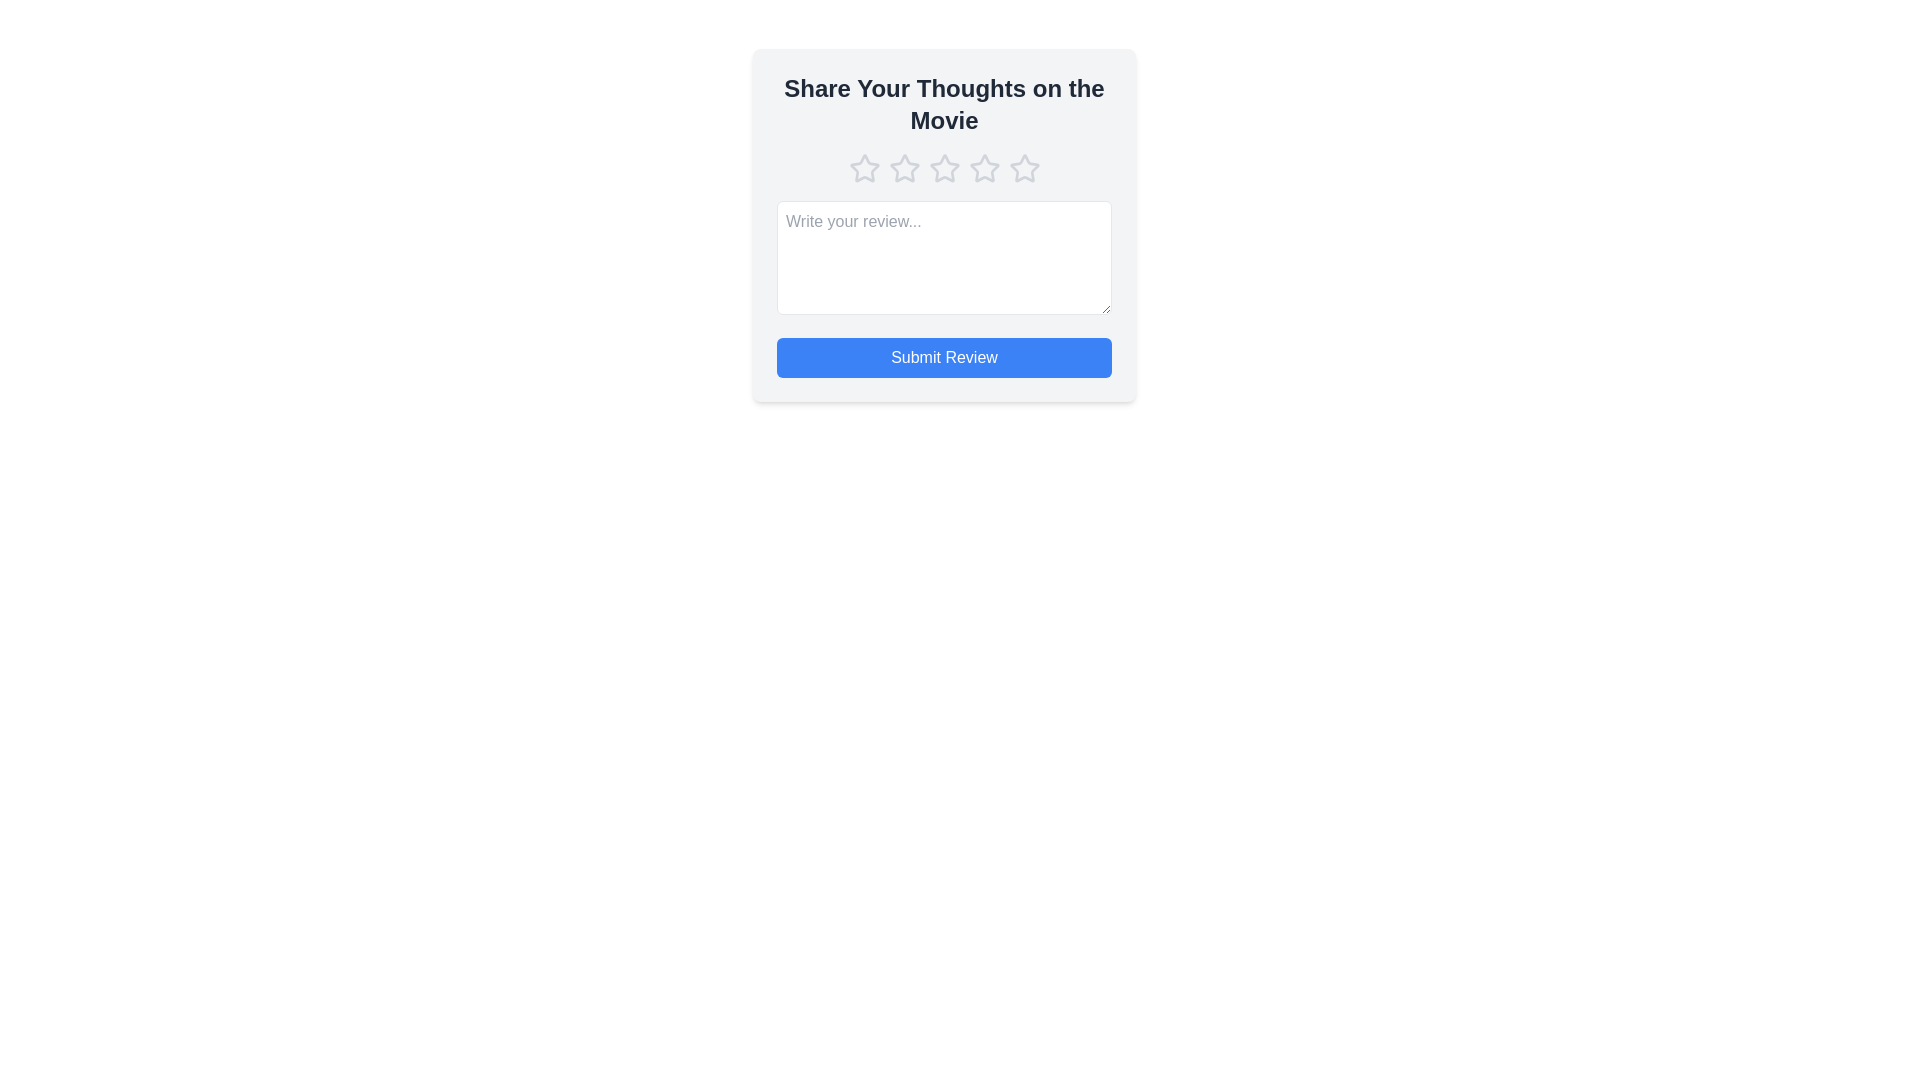 The height and width of the screenshot is (1080, 1920). Describe the element at coordinates (984, 167) in the screenshot. I see `the third star icon in the rating system` at that location.